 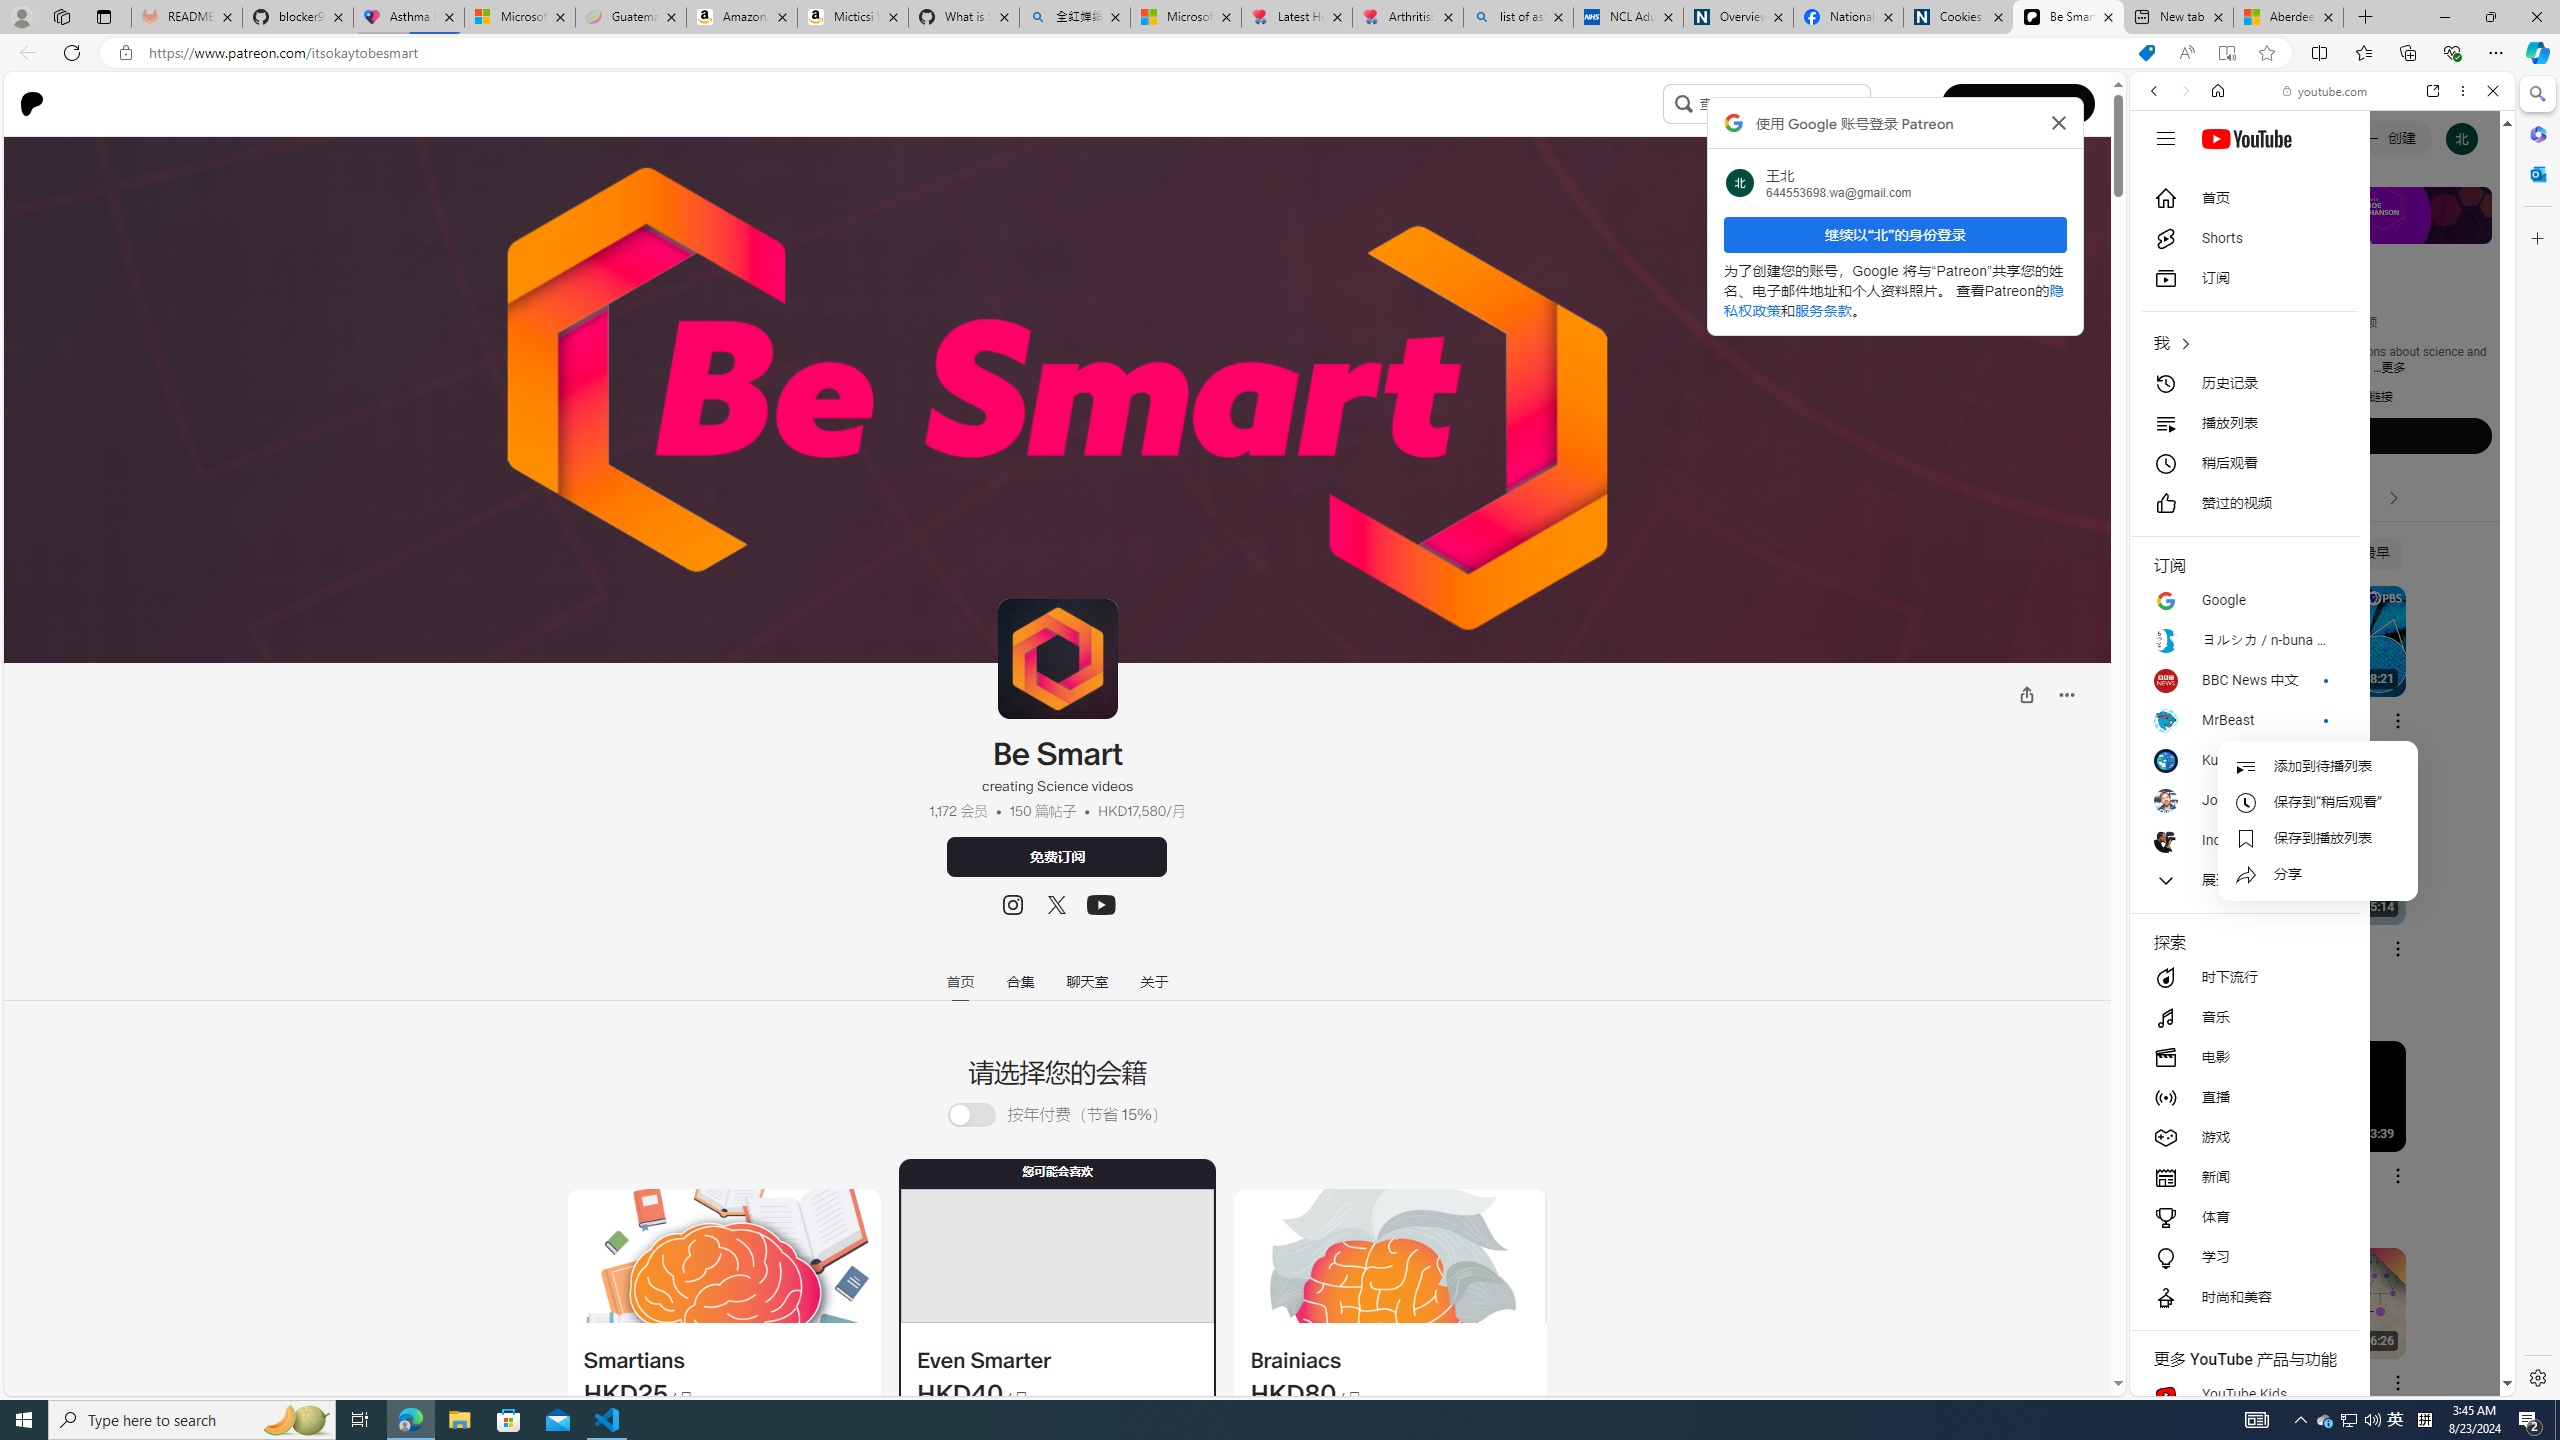 I want to click on 'Class: sc-jrQzAO HeRcC sc-1b5vbhn-1 hqVCmM', so click(x=1100, y=904).